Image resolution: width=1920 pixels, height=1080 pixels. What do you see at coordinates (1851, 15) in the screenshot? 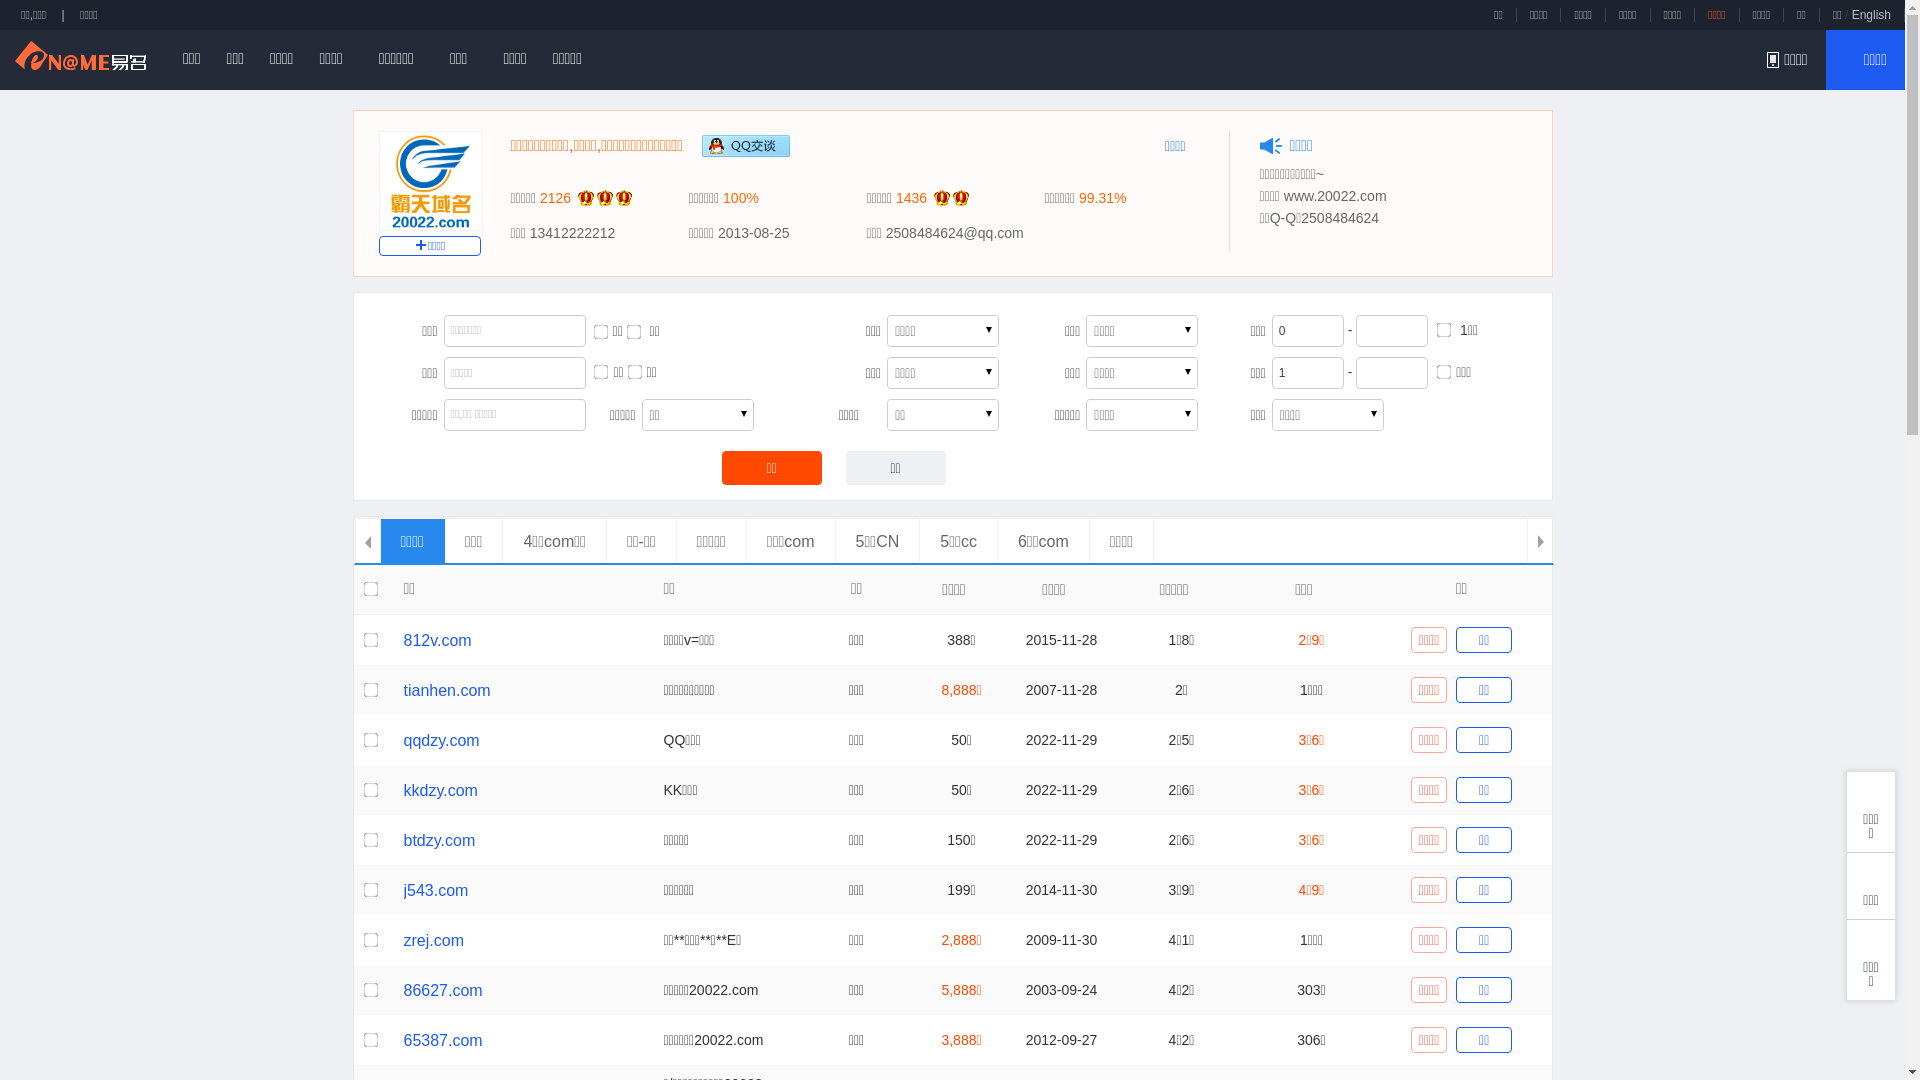
I see `'English'` at bounding box center [1851, 15].